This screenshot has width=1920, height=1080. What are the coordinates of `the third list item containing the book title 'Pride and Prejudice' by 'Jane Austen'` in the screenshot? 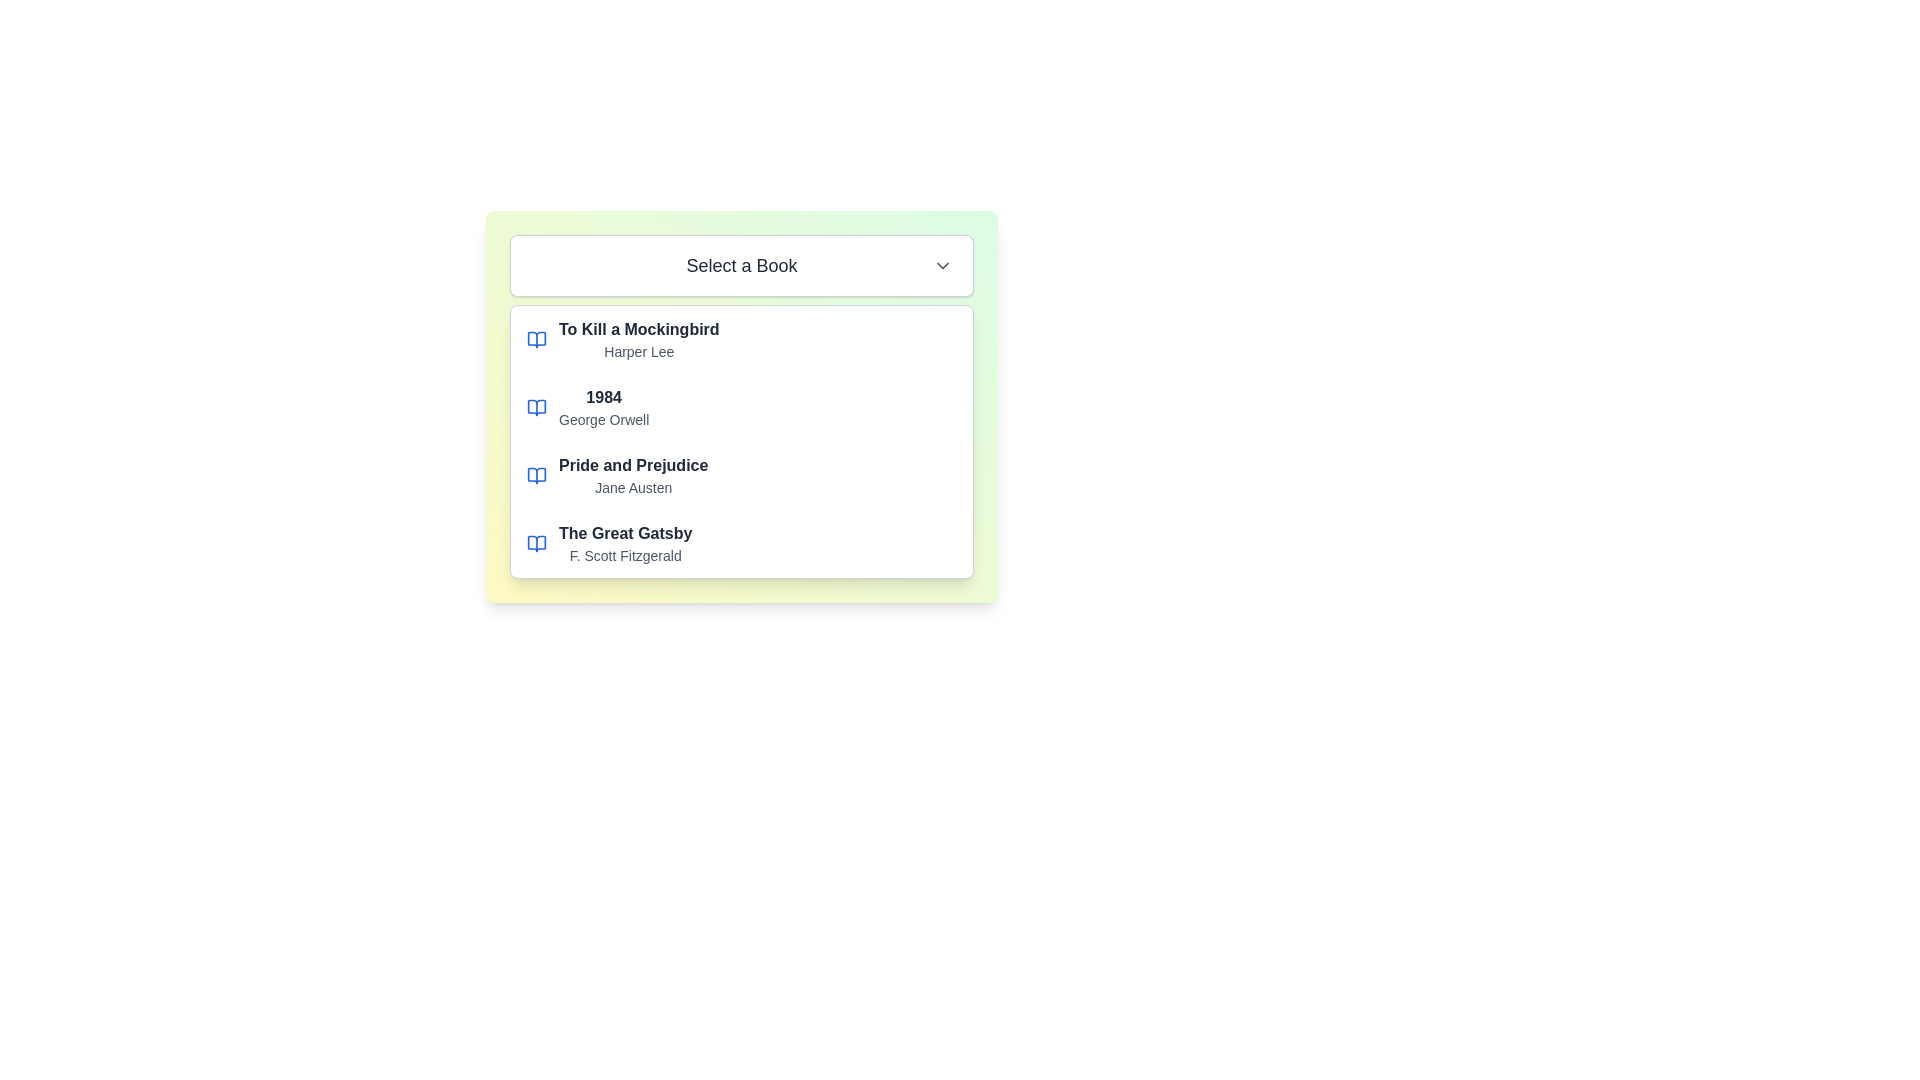 It's located at (741, 475).